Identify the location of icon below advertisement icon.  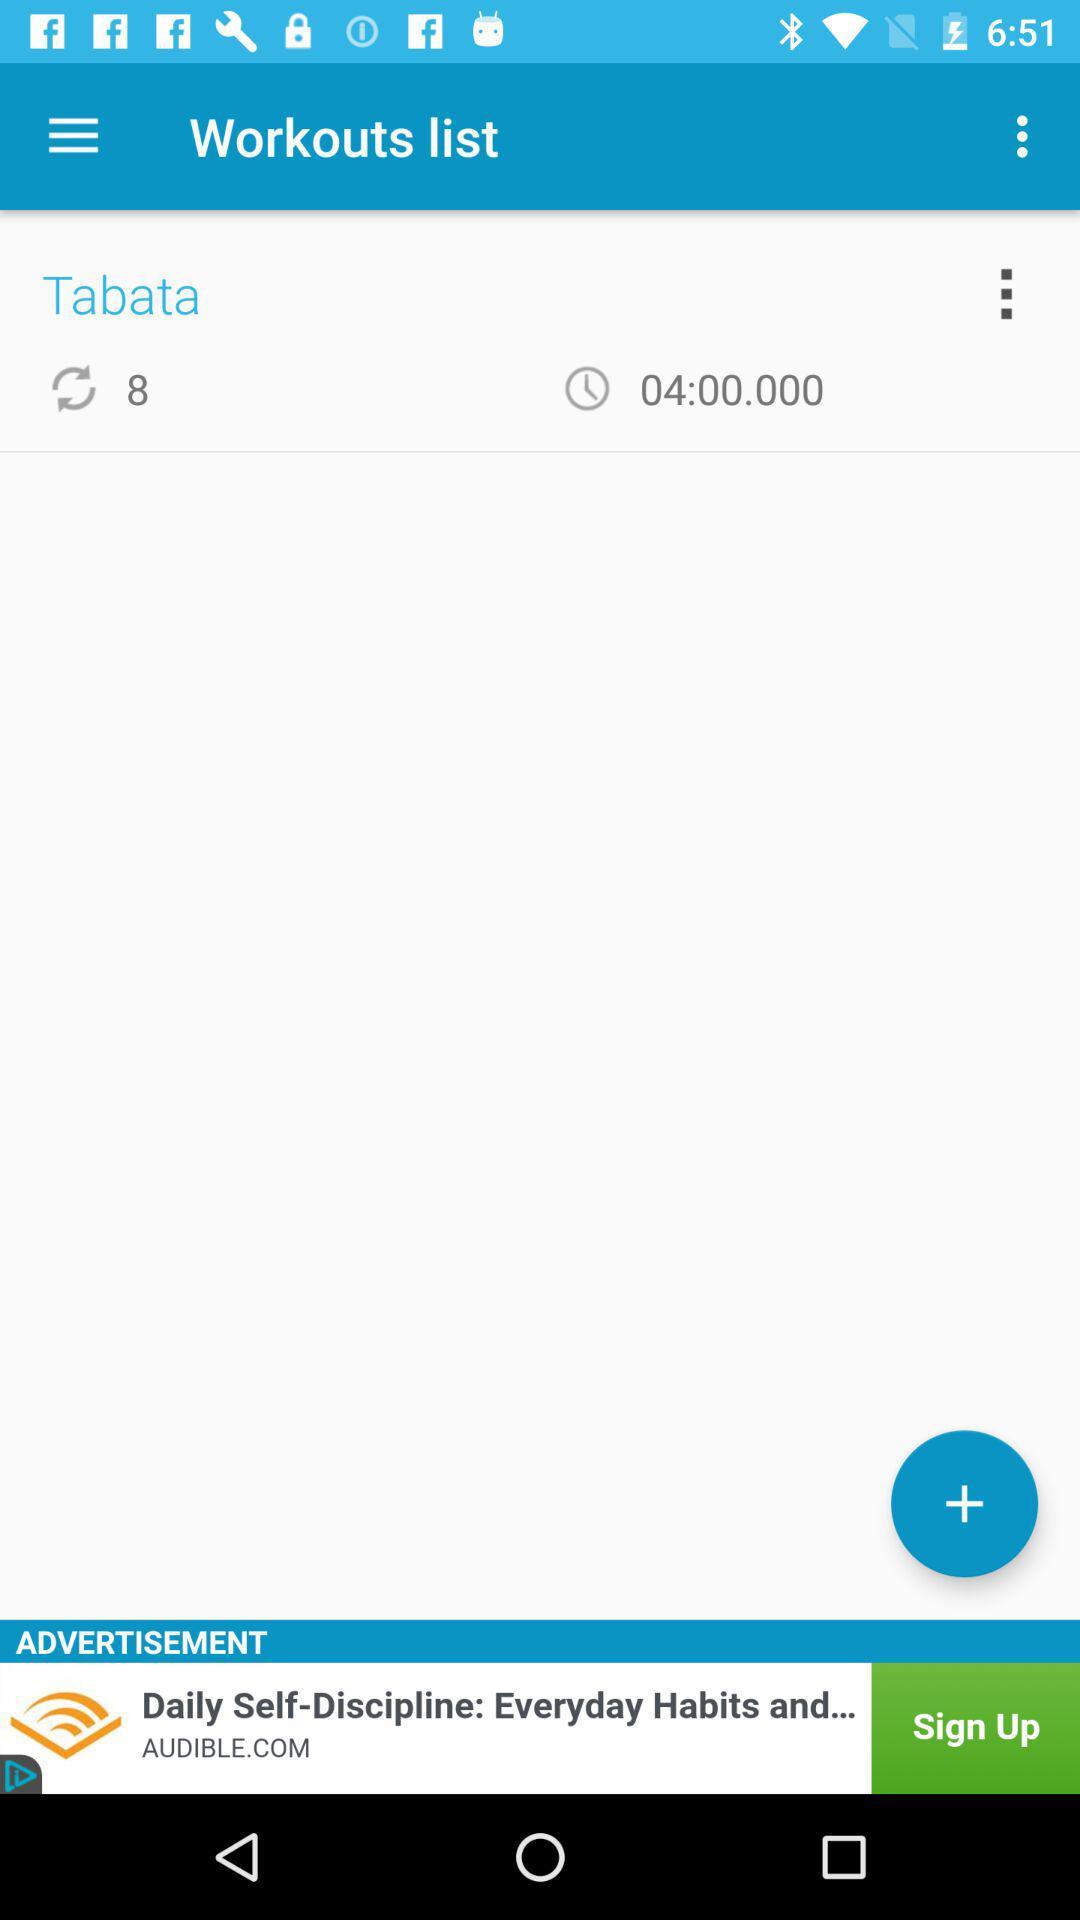
(540, 1727).